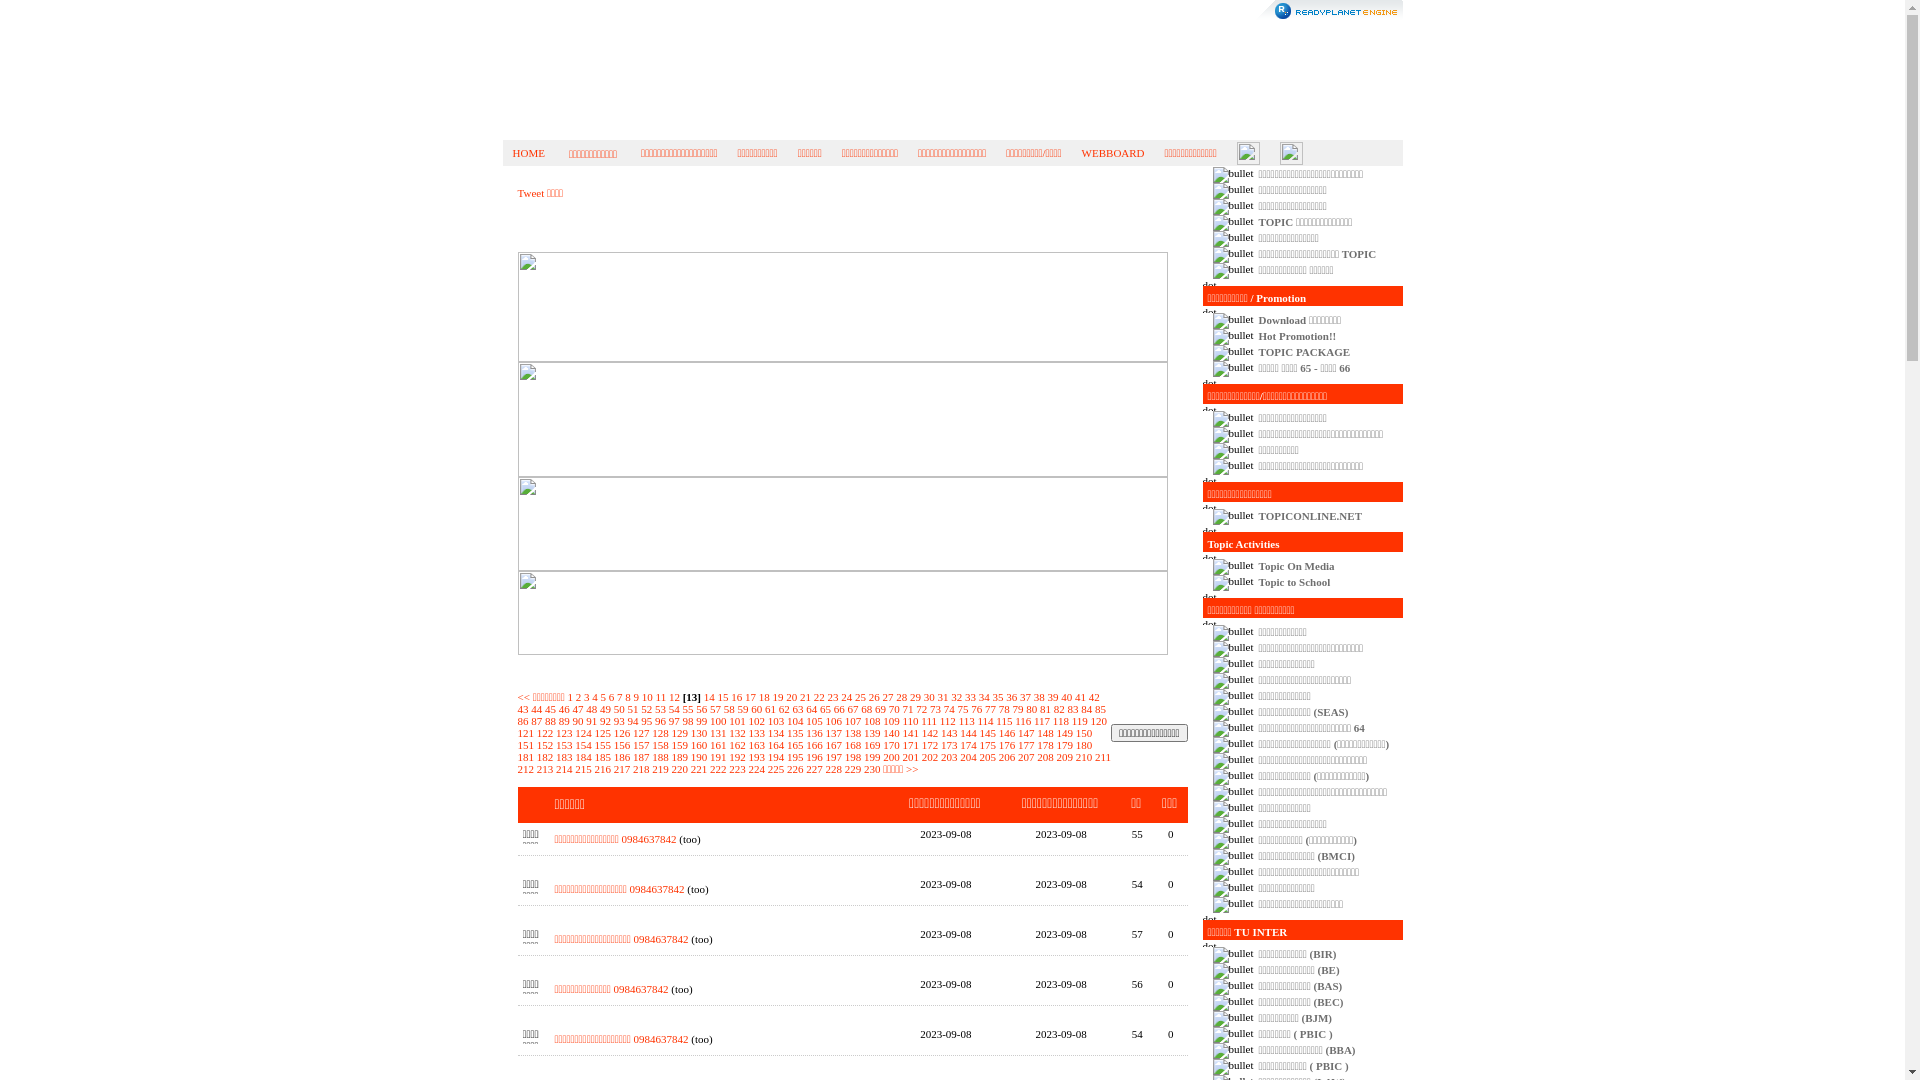  What do you see at coordinates (825, 756) in the screenshot?
I see `'197'` at bounding box center [825, 756].